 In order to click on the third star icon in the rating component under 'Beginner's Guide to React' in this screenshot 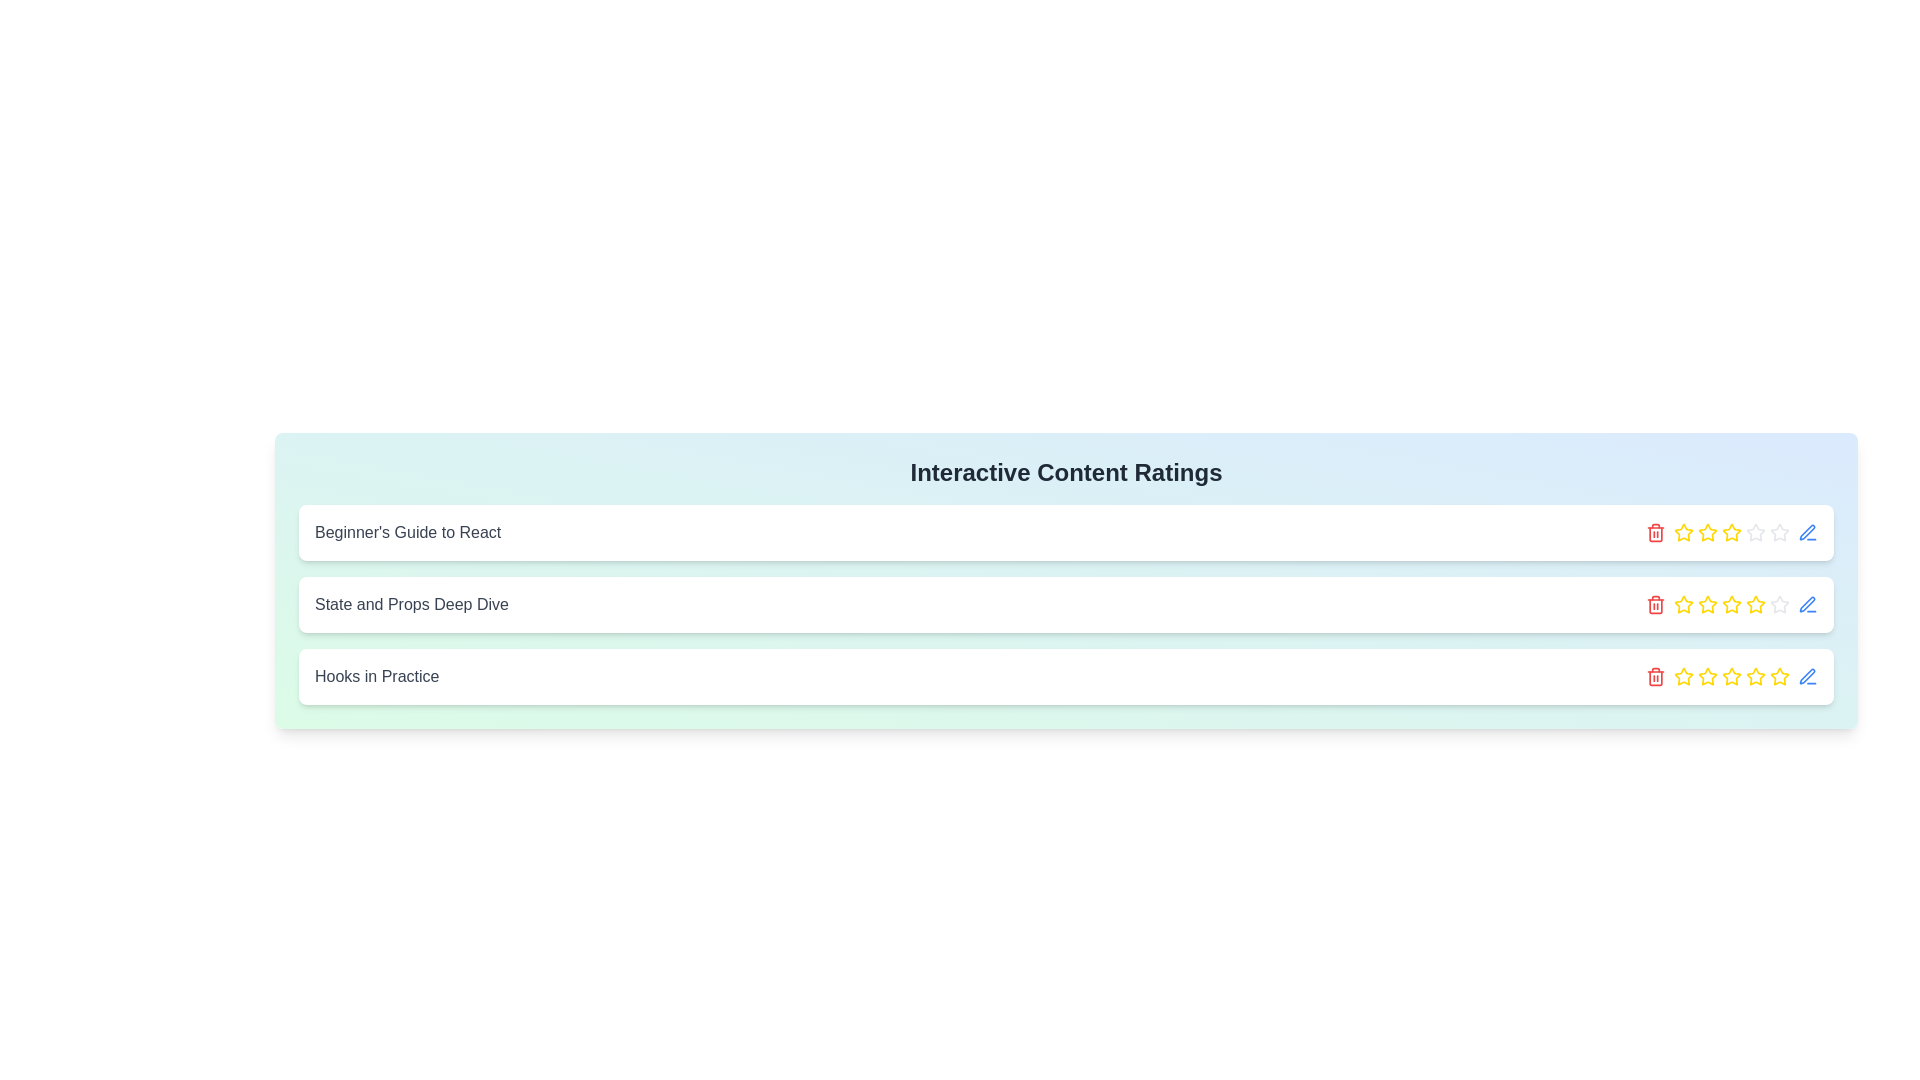, I will do `click(1731, 531)`.